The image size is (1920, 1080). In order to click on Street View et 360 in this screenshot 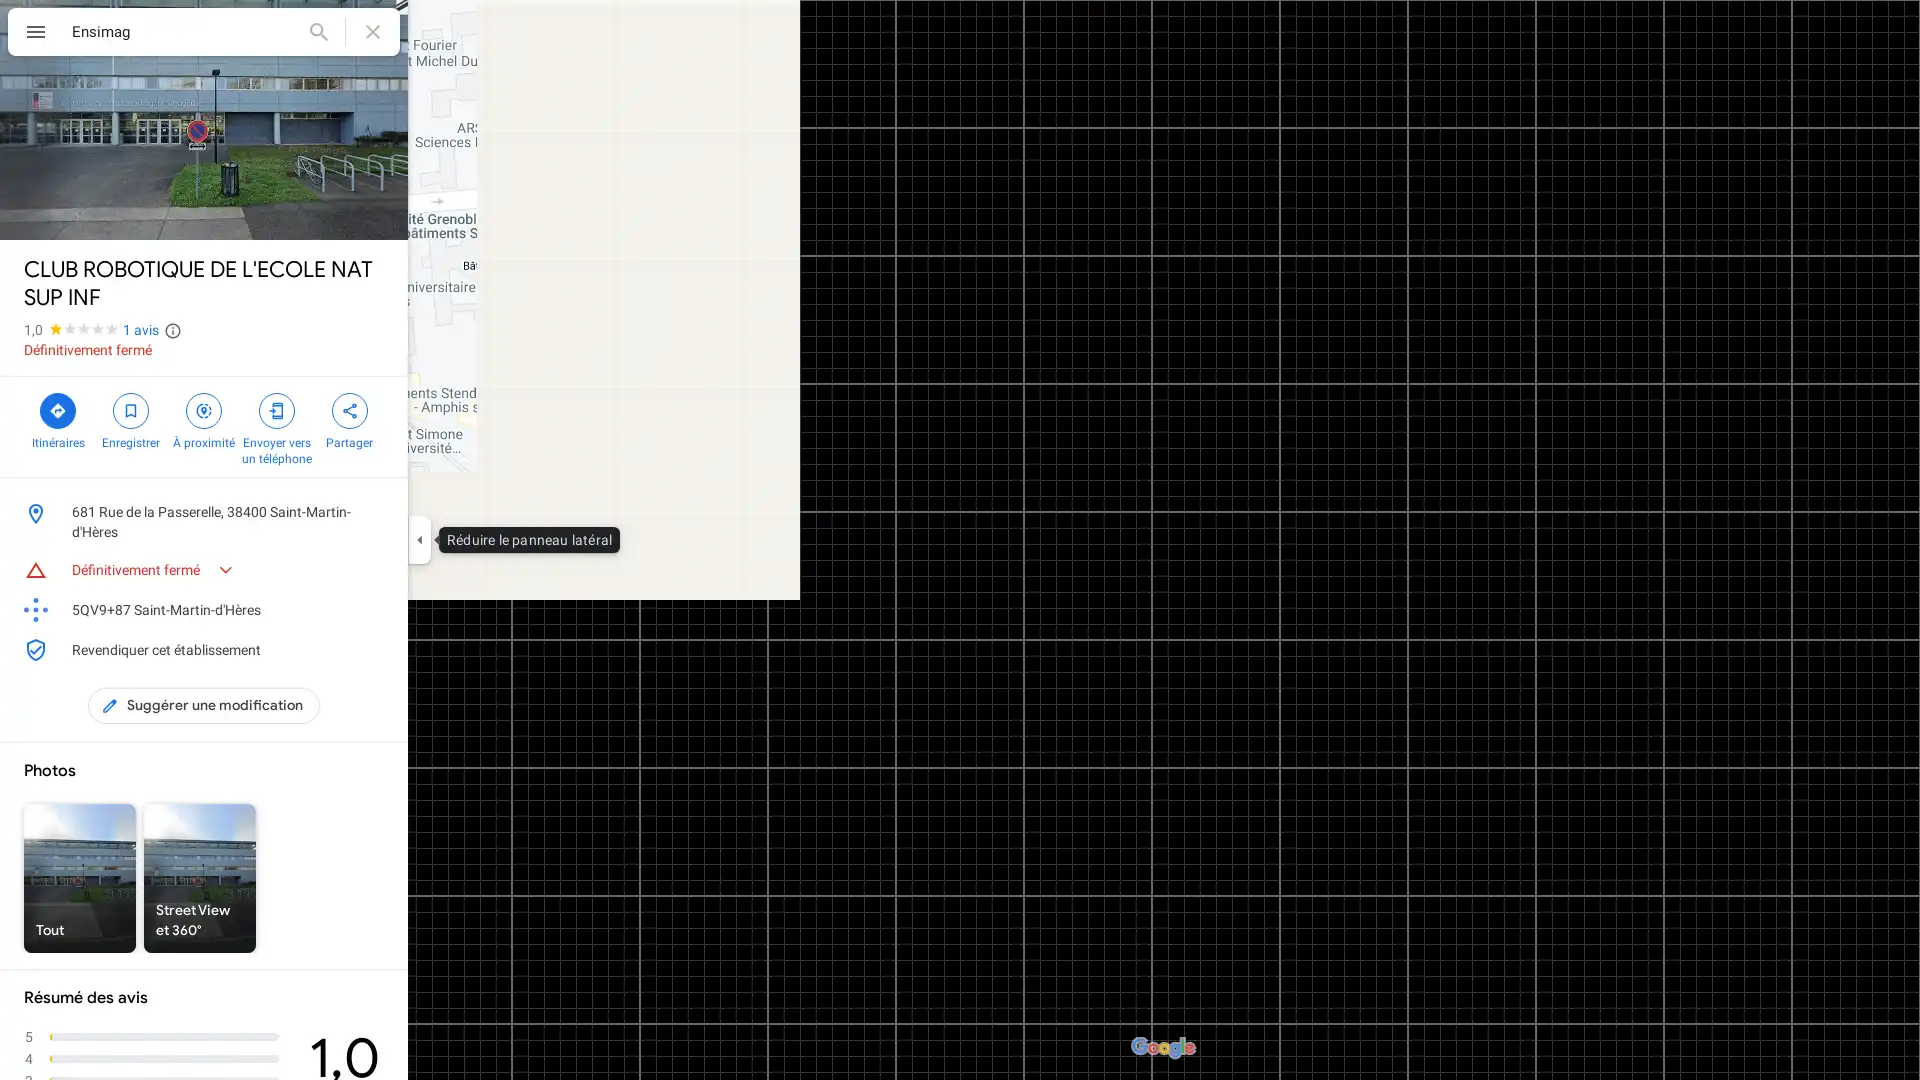, I will do `click(200, 877)`.